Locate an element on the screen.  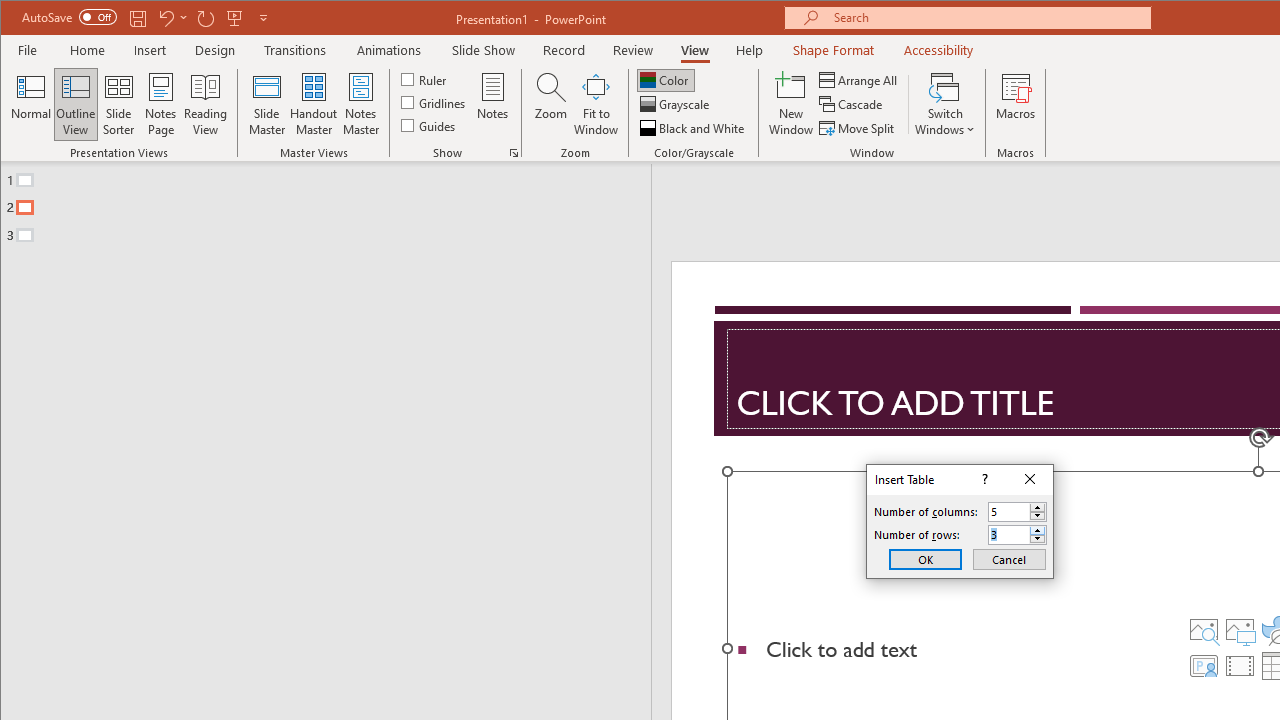
'Cancel' is located at coordinates (1009, 559).